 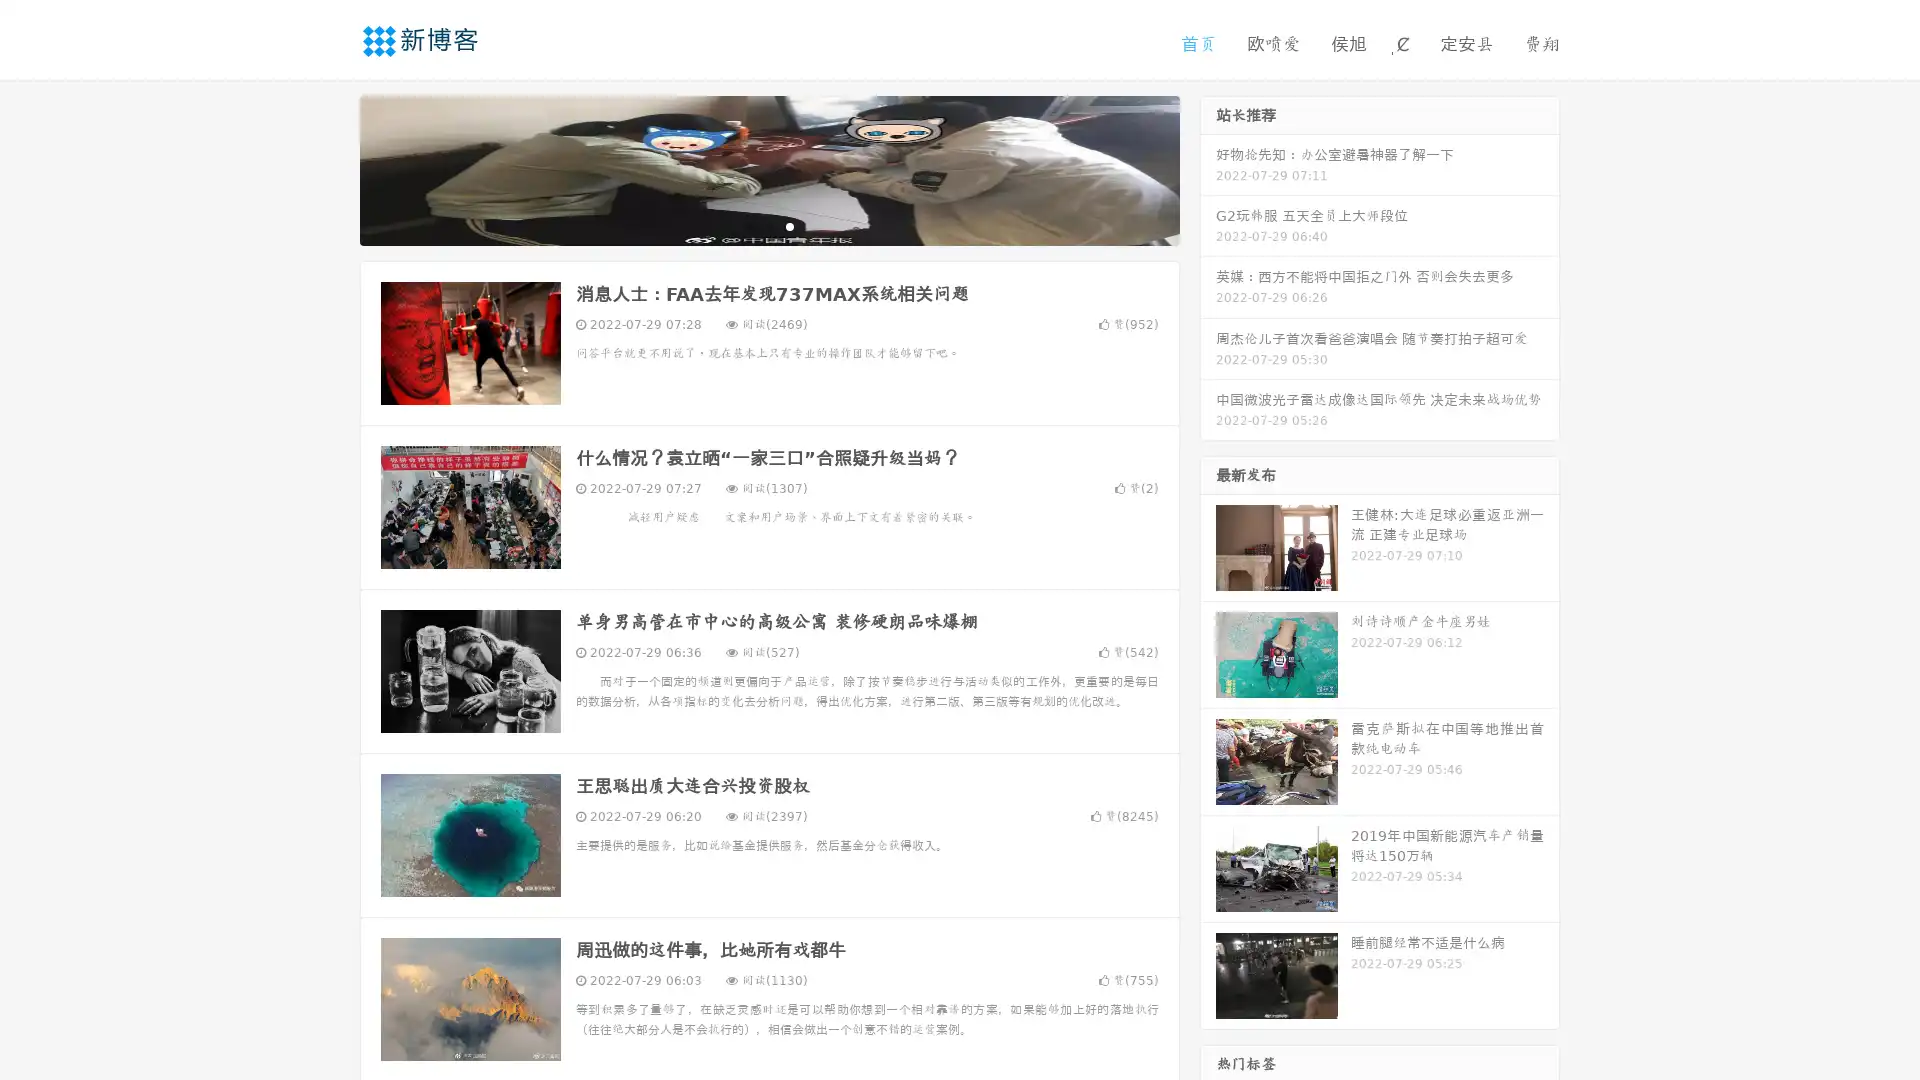 What do you see at coordinates (1208, 168) in the screenshot?
I see `Next slide` at bounding box center [1208, 168].